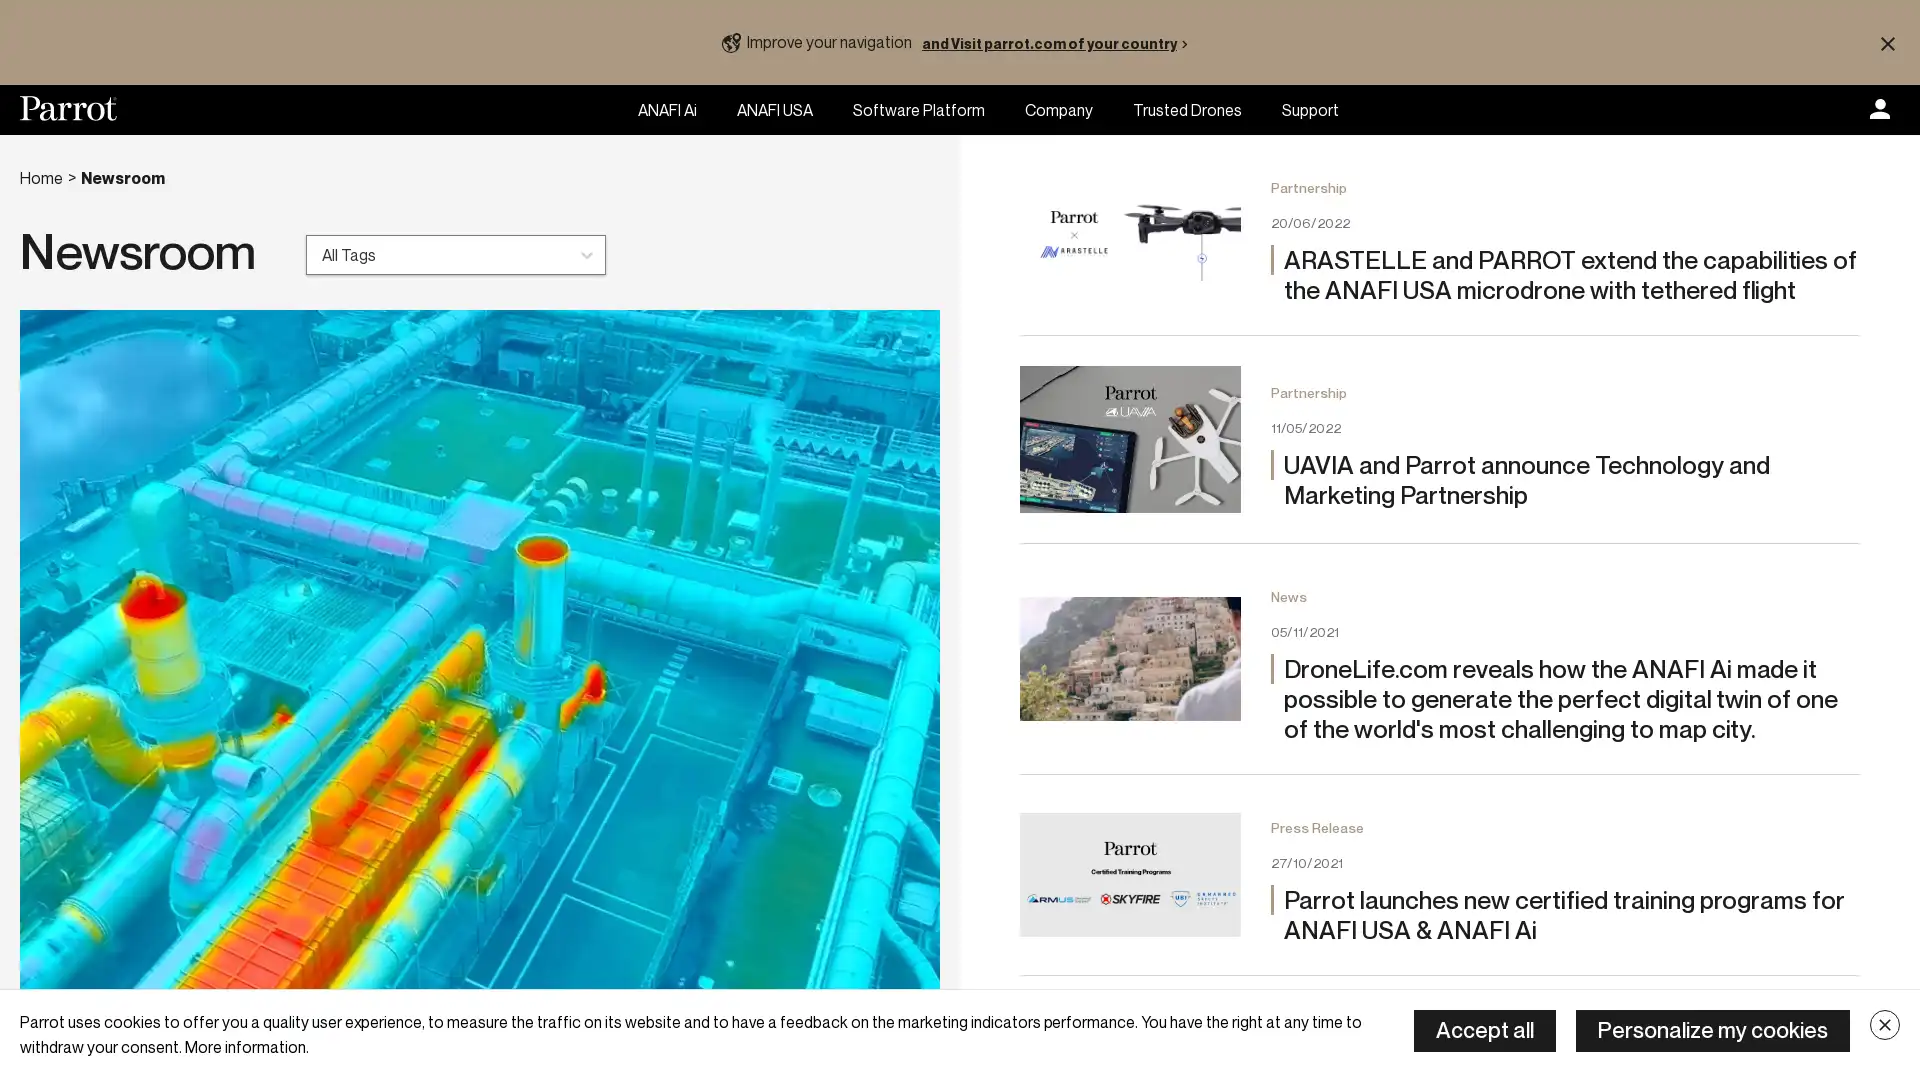 The height and width of the screenshot is (1080, 1920). I want to click on close not-good-shop-alert, so click(1886, 42).